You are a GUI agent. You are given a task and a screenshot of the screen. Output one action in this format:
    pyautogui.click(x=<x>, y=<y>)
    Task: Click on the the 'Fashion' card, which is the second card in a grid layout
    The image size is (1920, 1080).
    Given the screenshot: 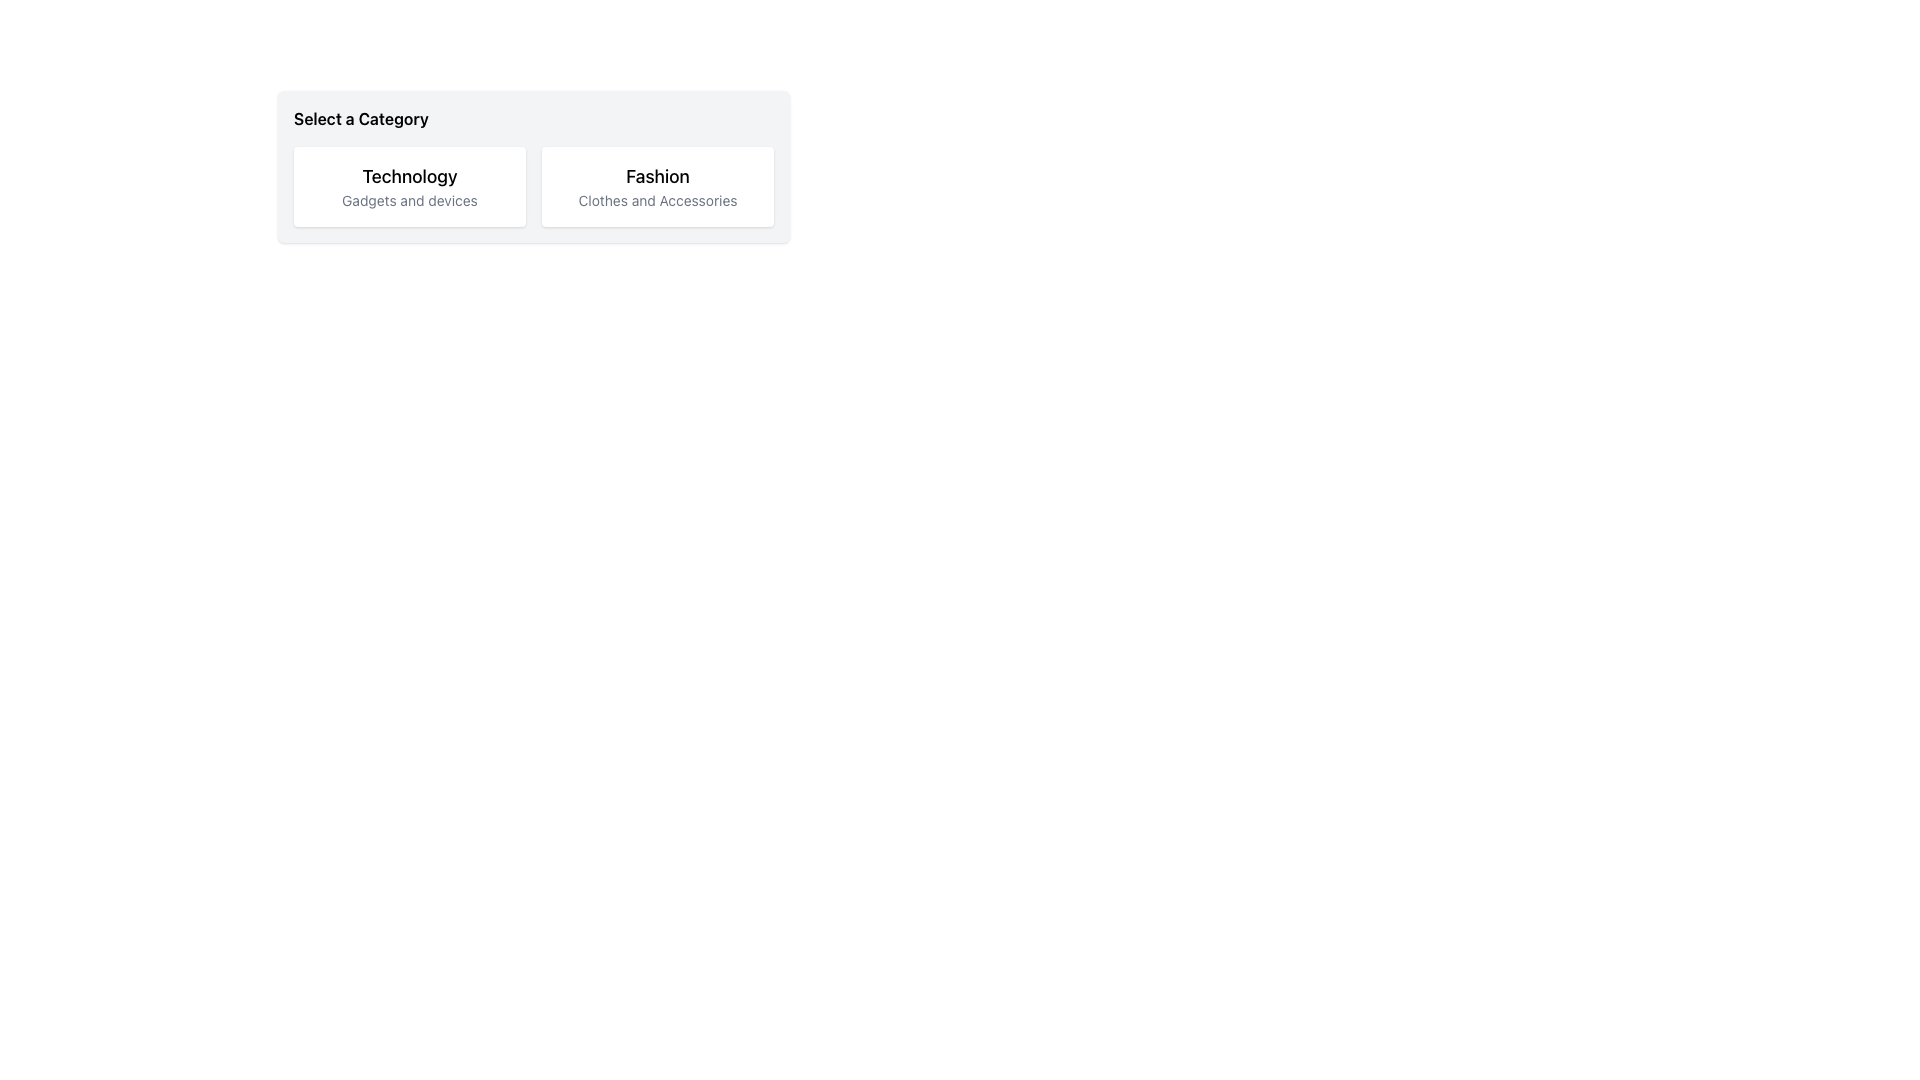 What is the action you would take?
    pyautogui.click(x=657, y=186)
    